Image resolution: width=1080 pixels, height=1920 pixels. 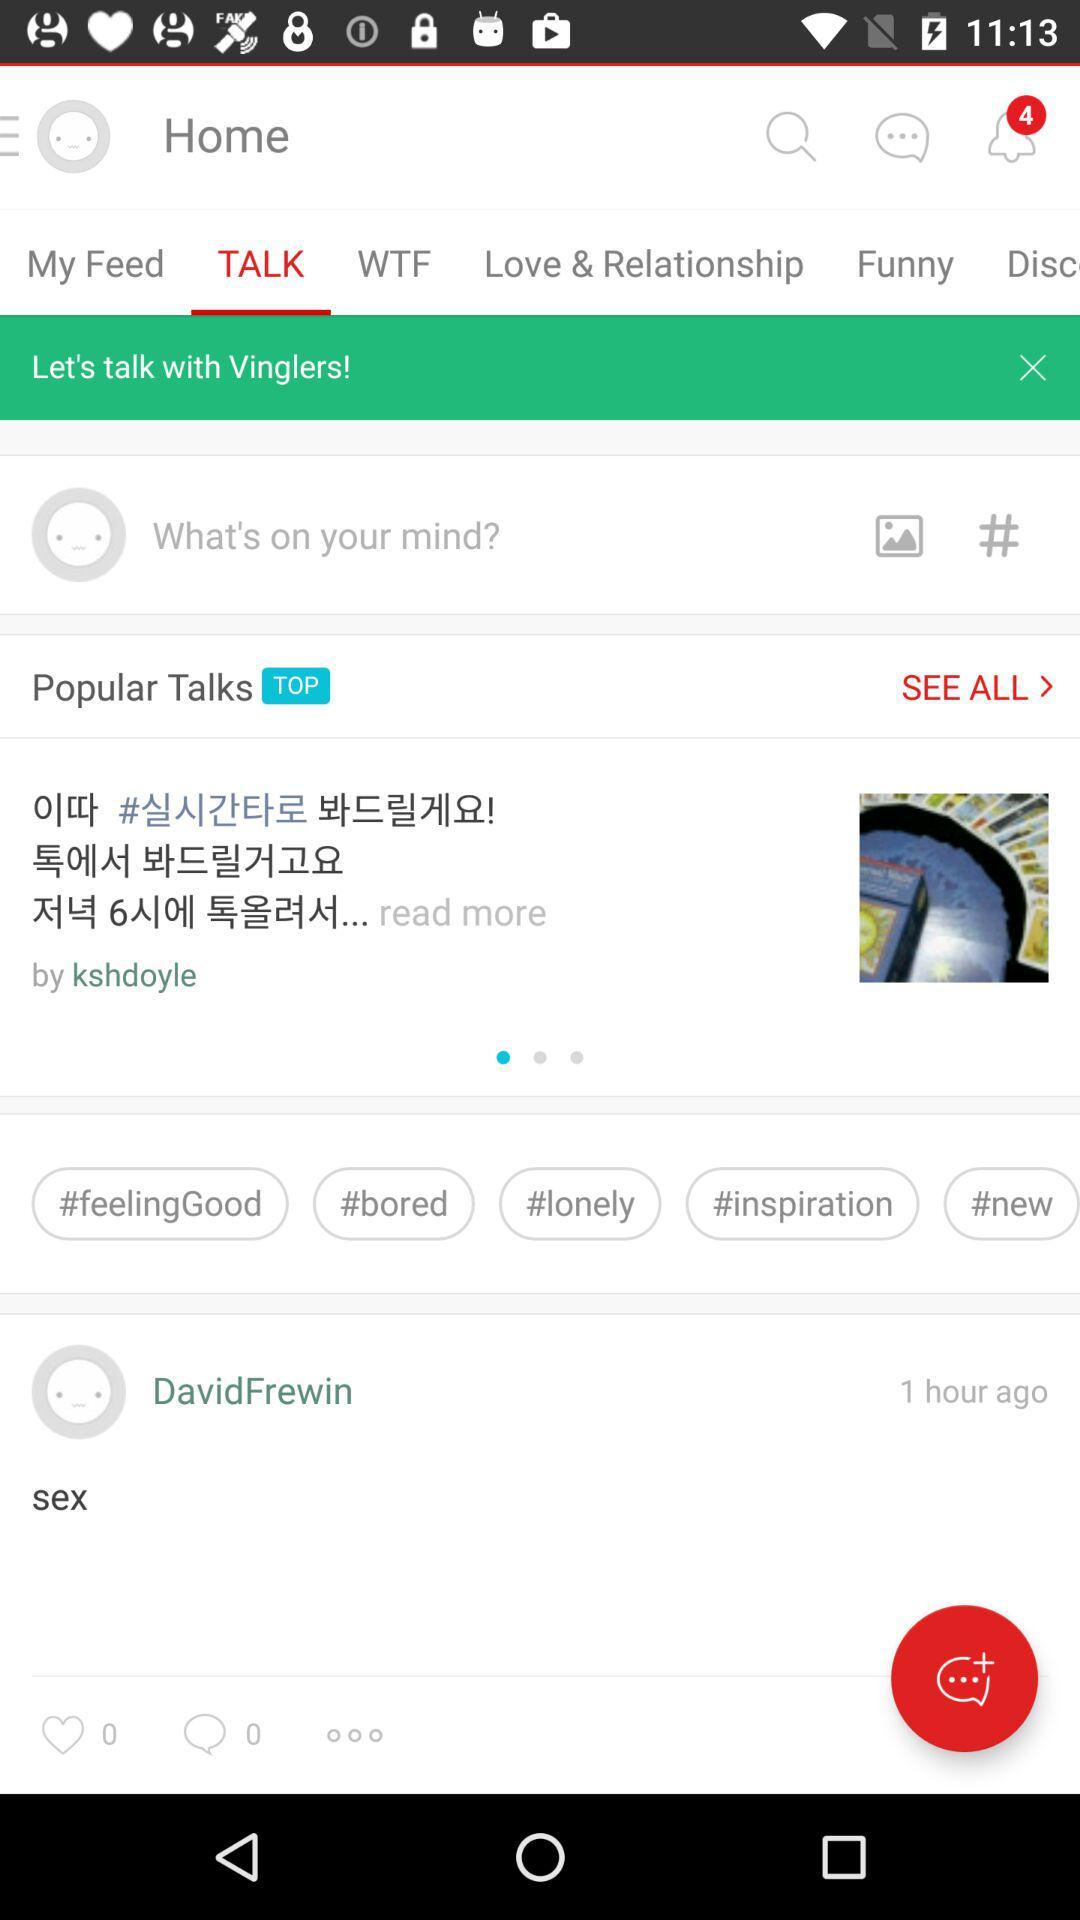 What do you see at coordinates (901, 135) in the screenshot?
I see `private messages` at bounding box center [901, 135].